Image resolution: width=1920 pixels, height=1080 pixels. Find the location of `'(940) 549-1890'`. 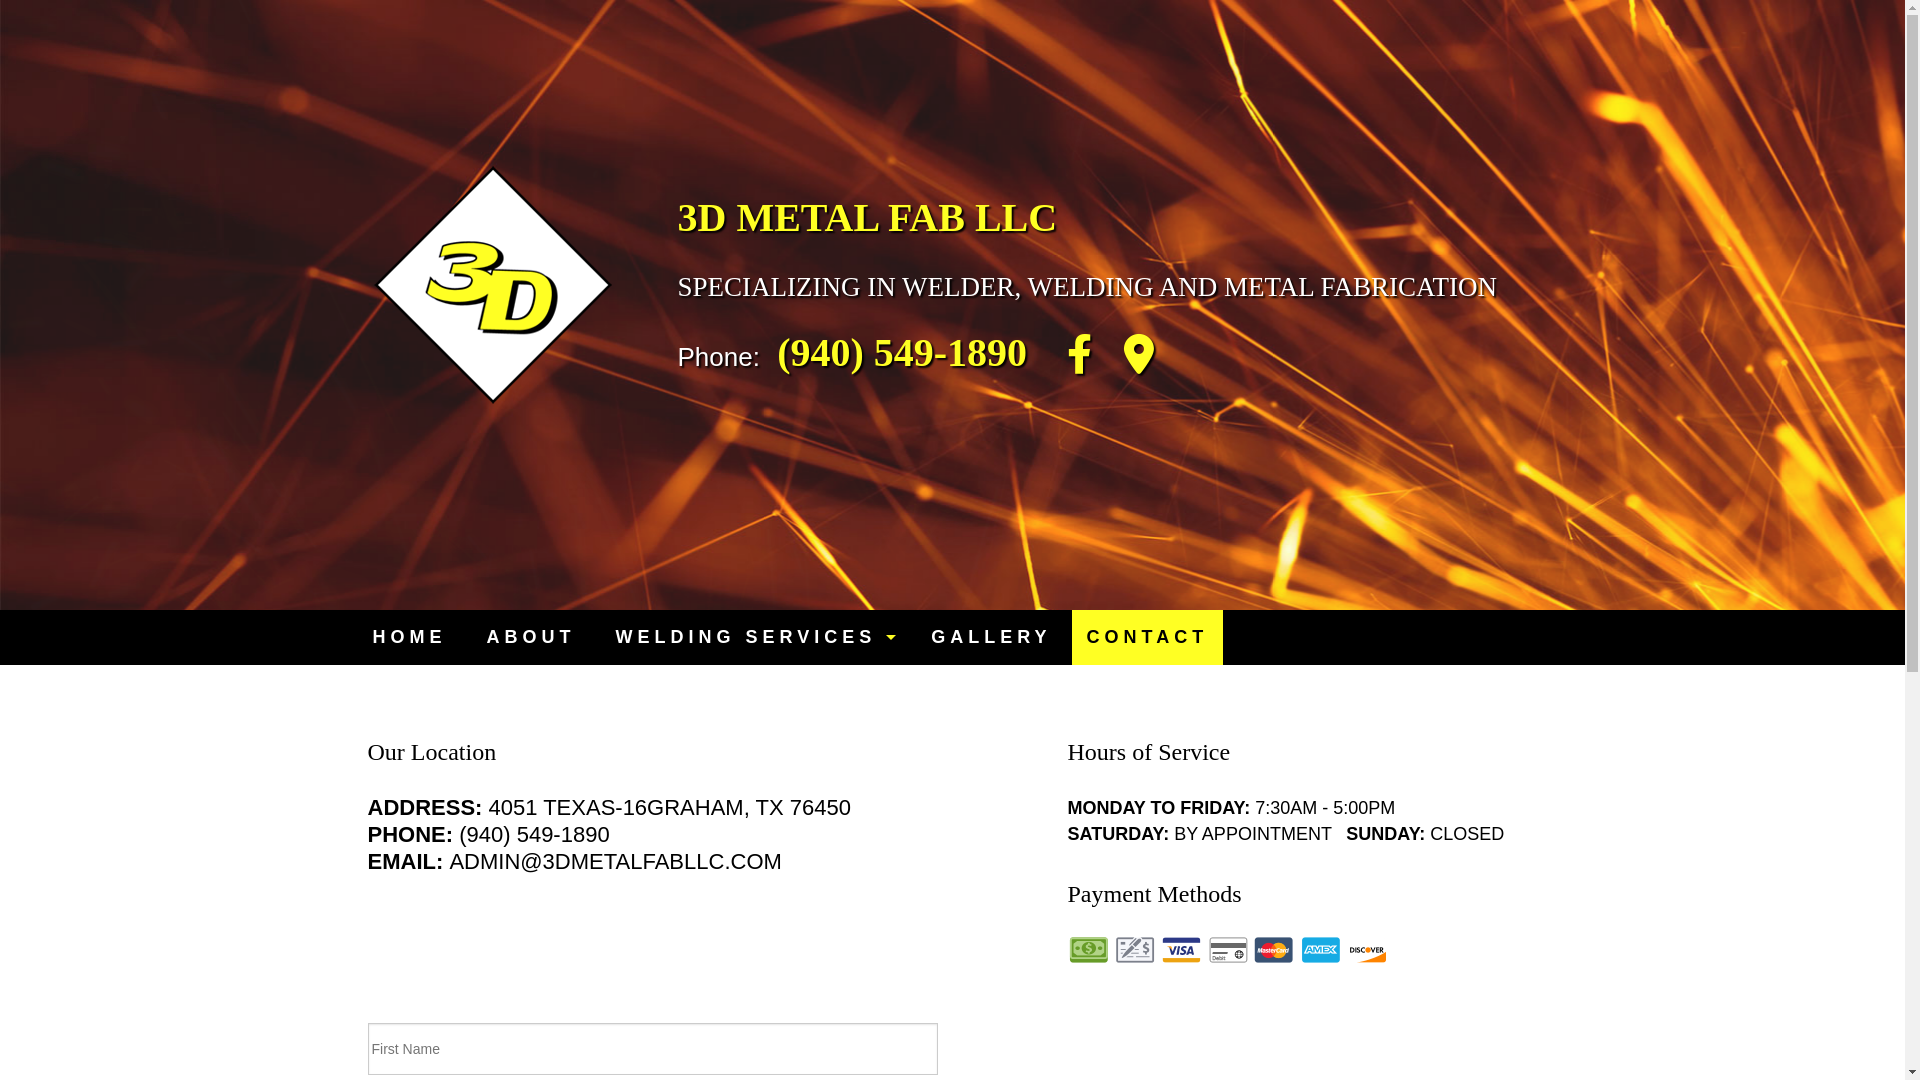

'(940) 549-1890' is located at coordinates (901, 351).